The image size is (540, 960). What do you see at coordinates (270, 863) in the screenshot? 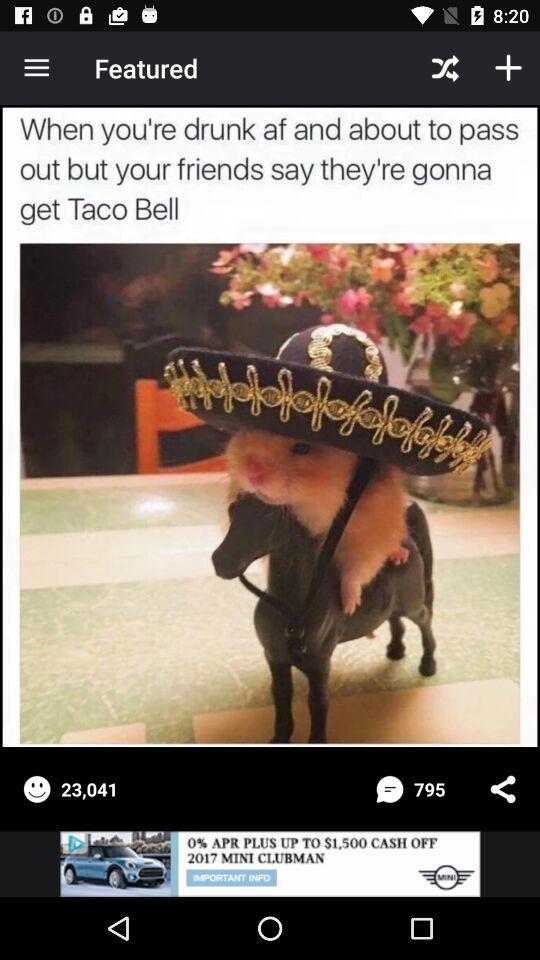
I see `see advertisement` at bounding box center [270, 863].